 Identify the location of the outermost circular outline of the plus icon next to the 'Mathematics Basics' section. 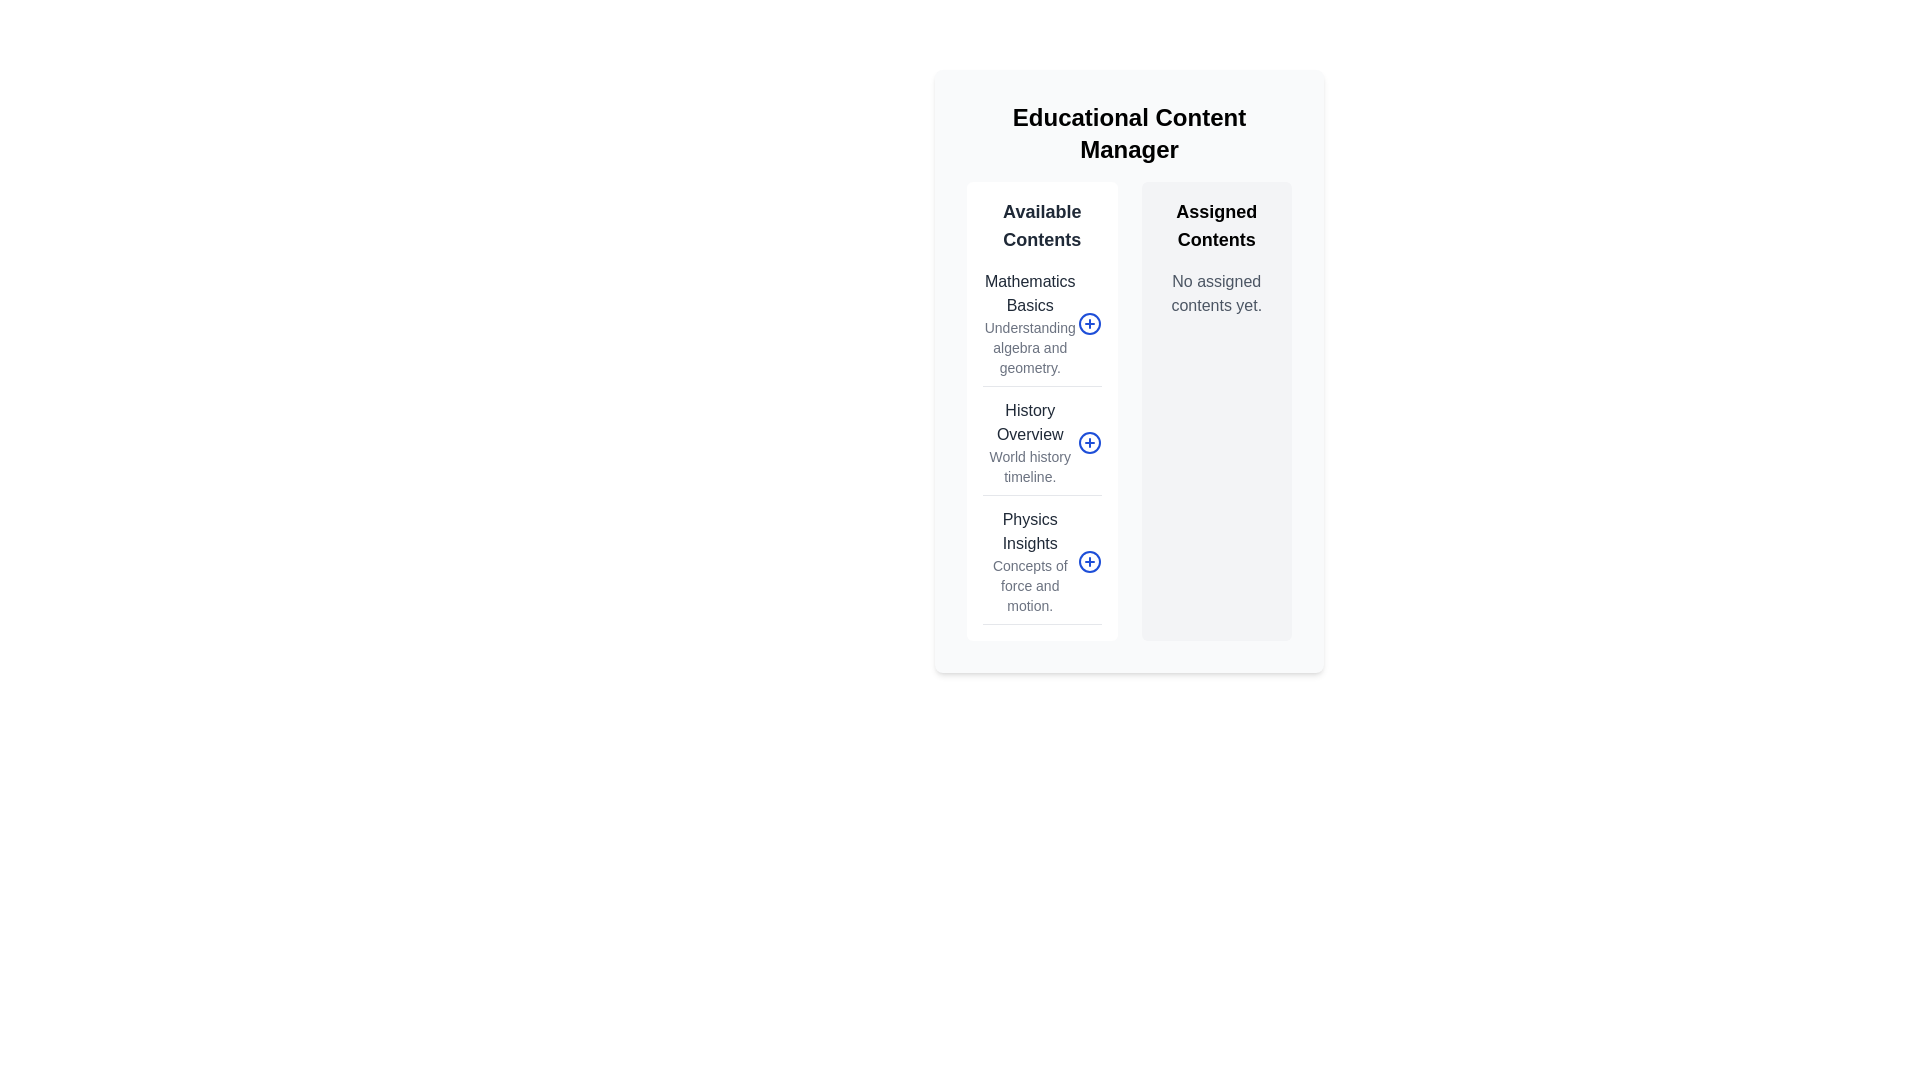
(1088, 323).